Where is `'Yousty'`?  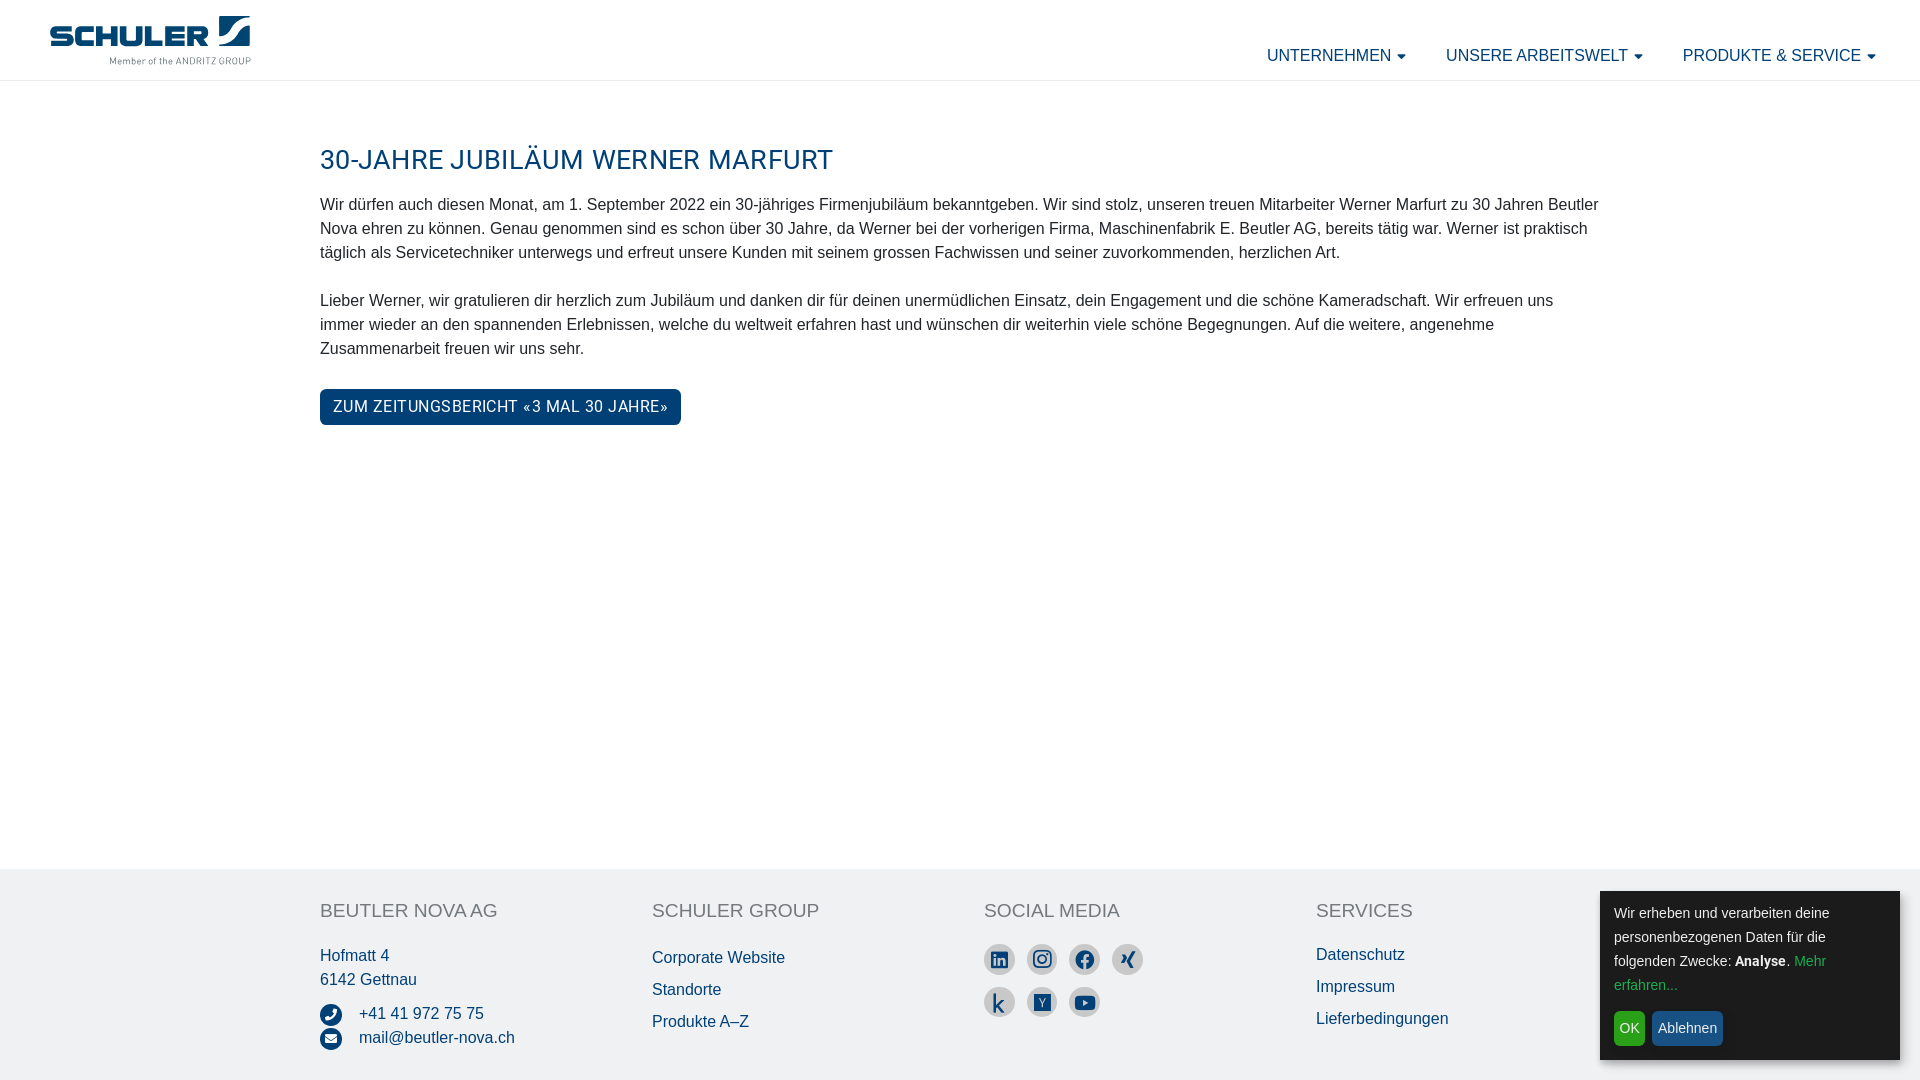 'Yousty' is located at coordinates (1041, 1002).